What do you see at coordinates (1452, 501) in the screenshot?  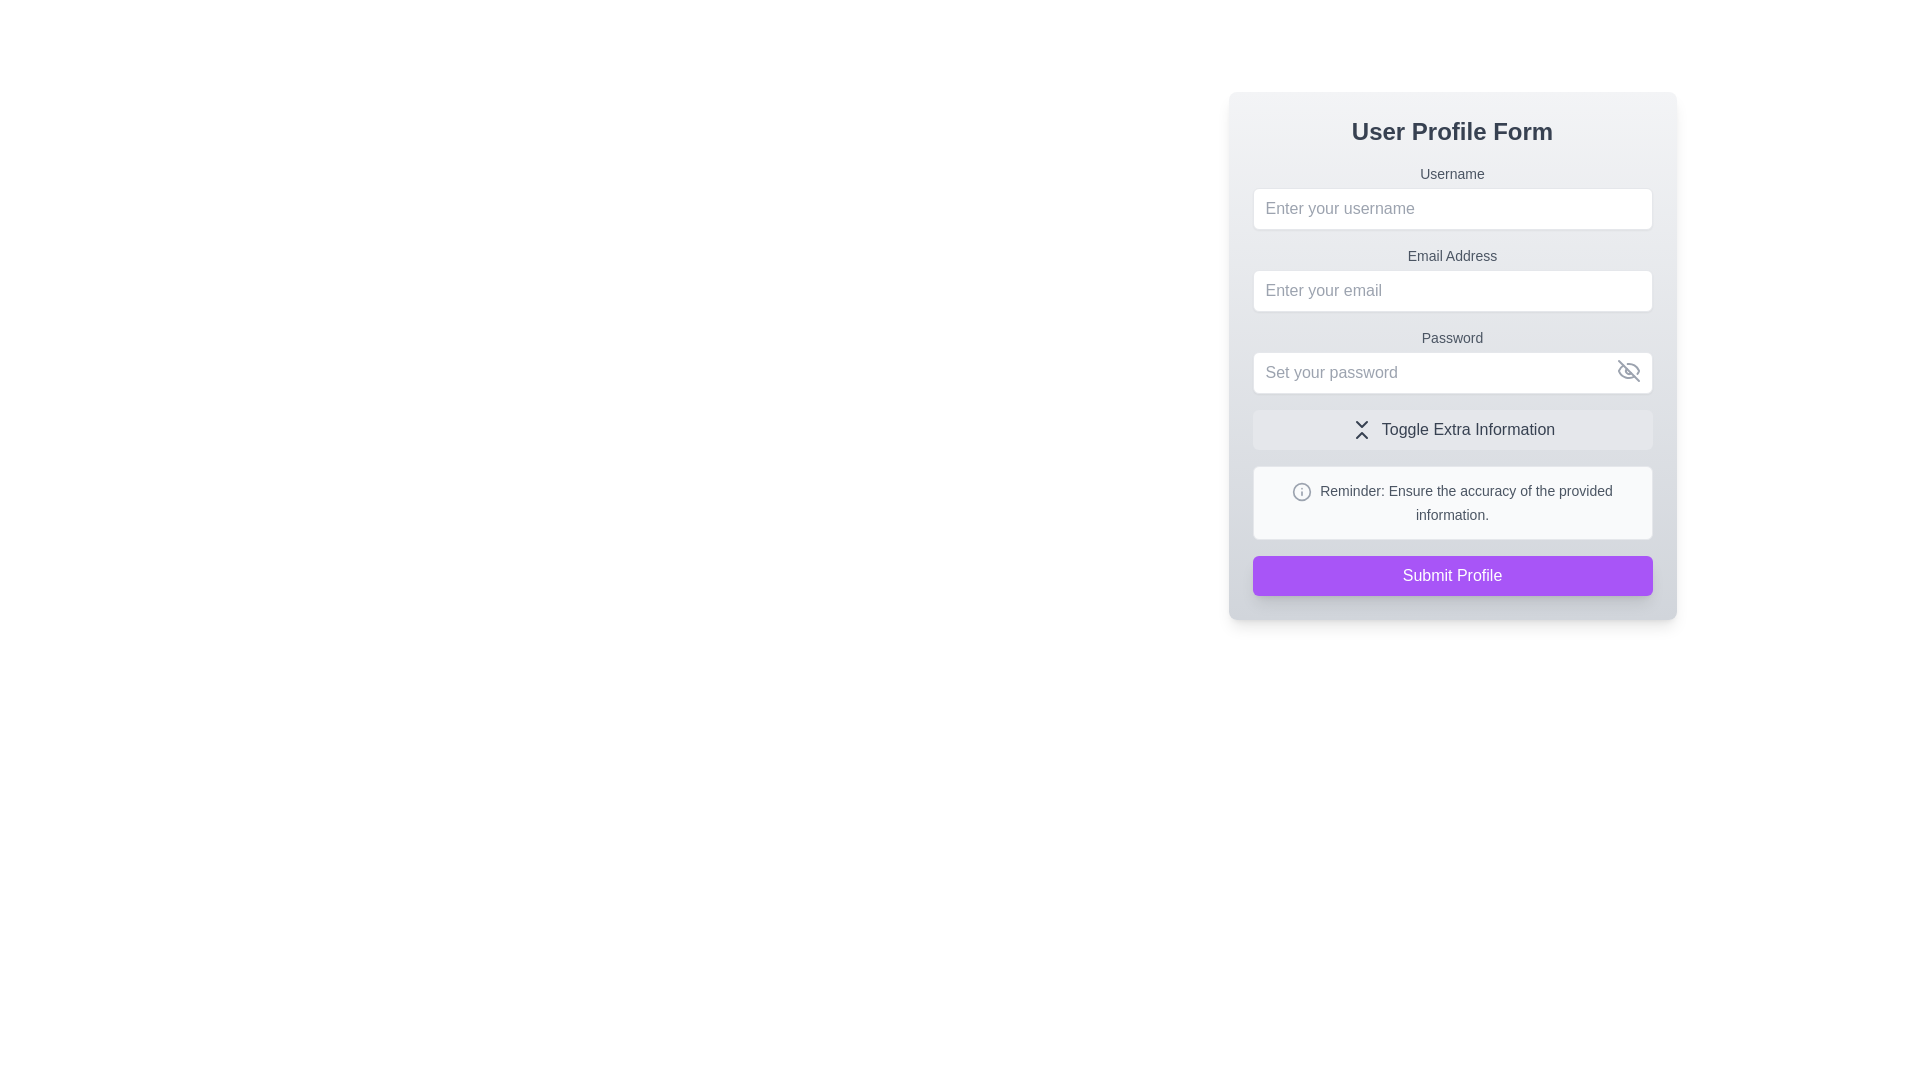 I see `the Informational message box that serves as a reminder regarding data accuracy, located below the 'Toggle Extra Information' button and above the 'Submit Profile' button` at bounding box center [1452, 501].